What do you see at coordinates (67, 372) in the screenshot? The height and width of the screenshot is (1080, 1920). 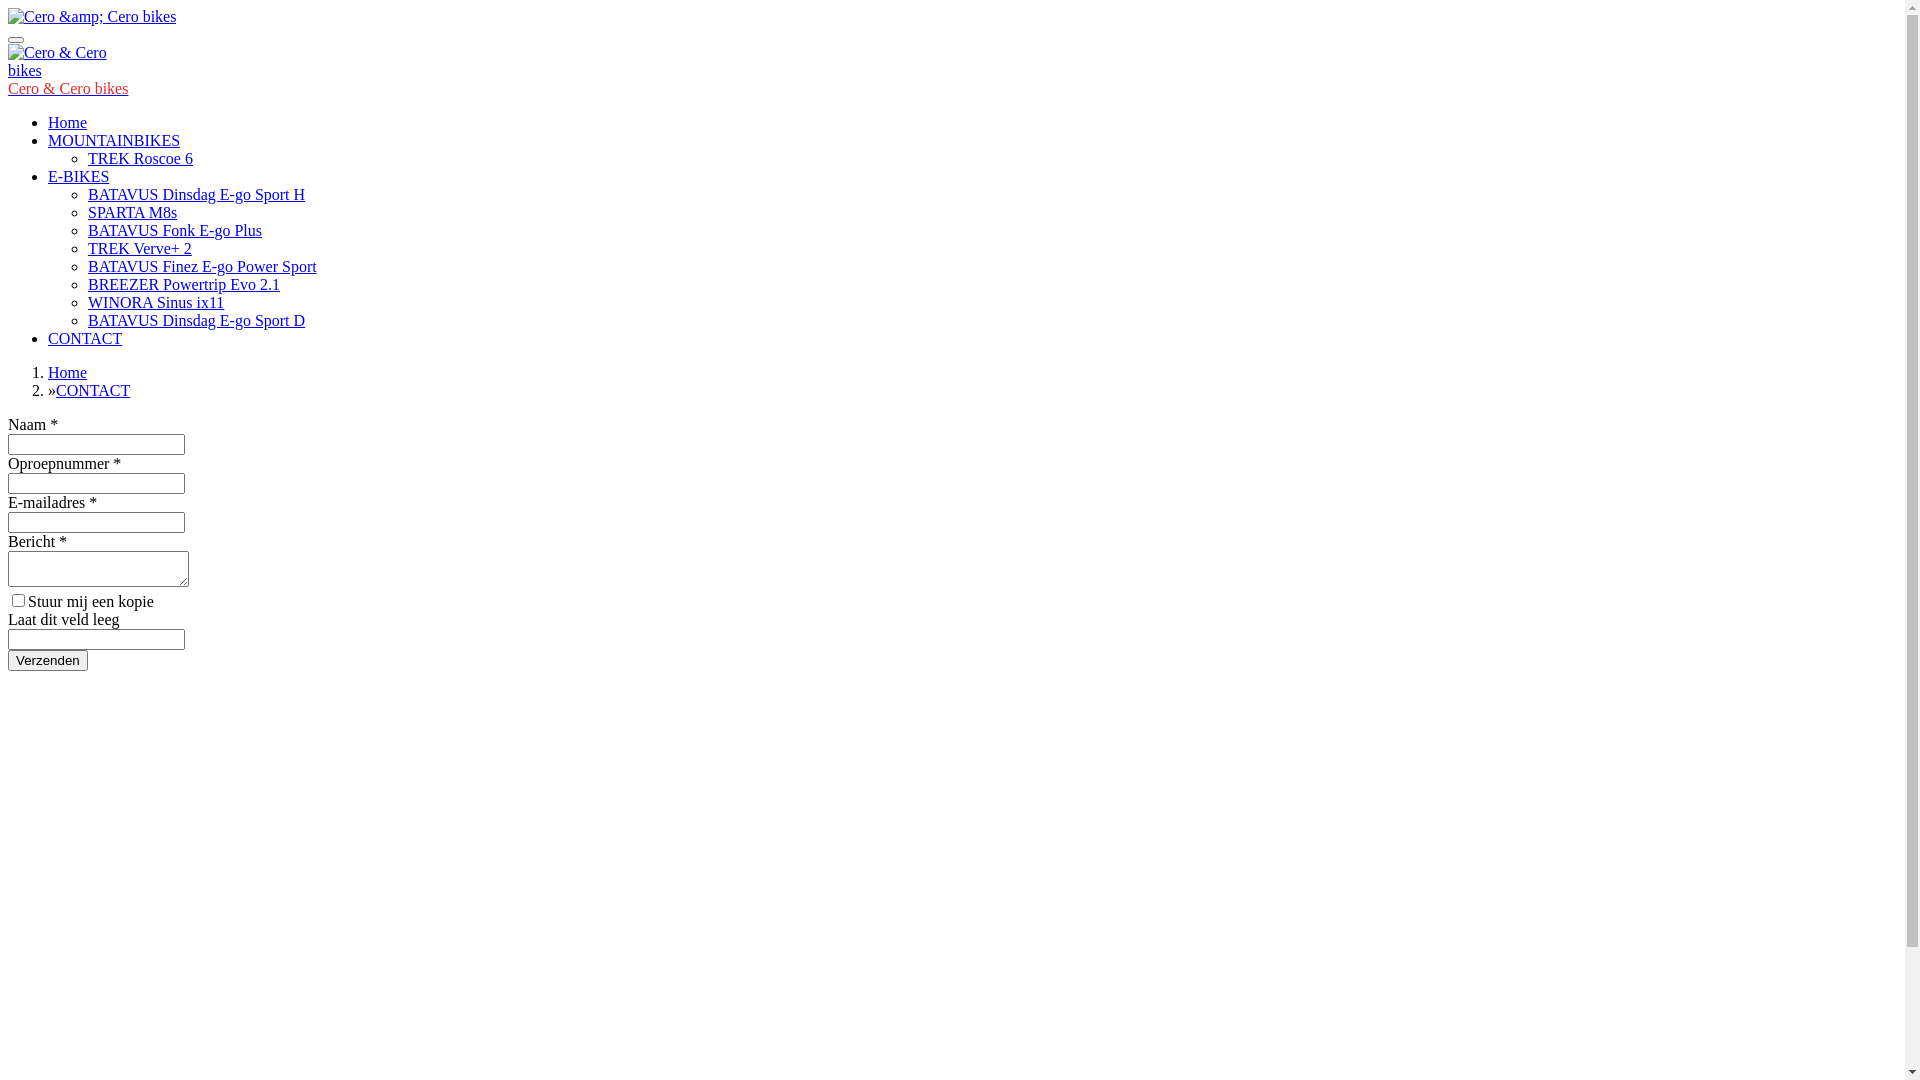 I see `'Home'` at bounding box center [67, 372].